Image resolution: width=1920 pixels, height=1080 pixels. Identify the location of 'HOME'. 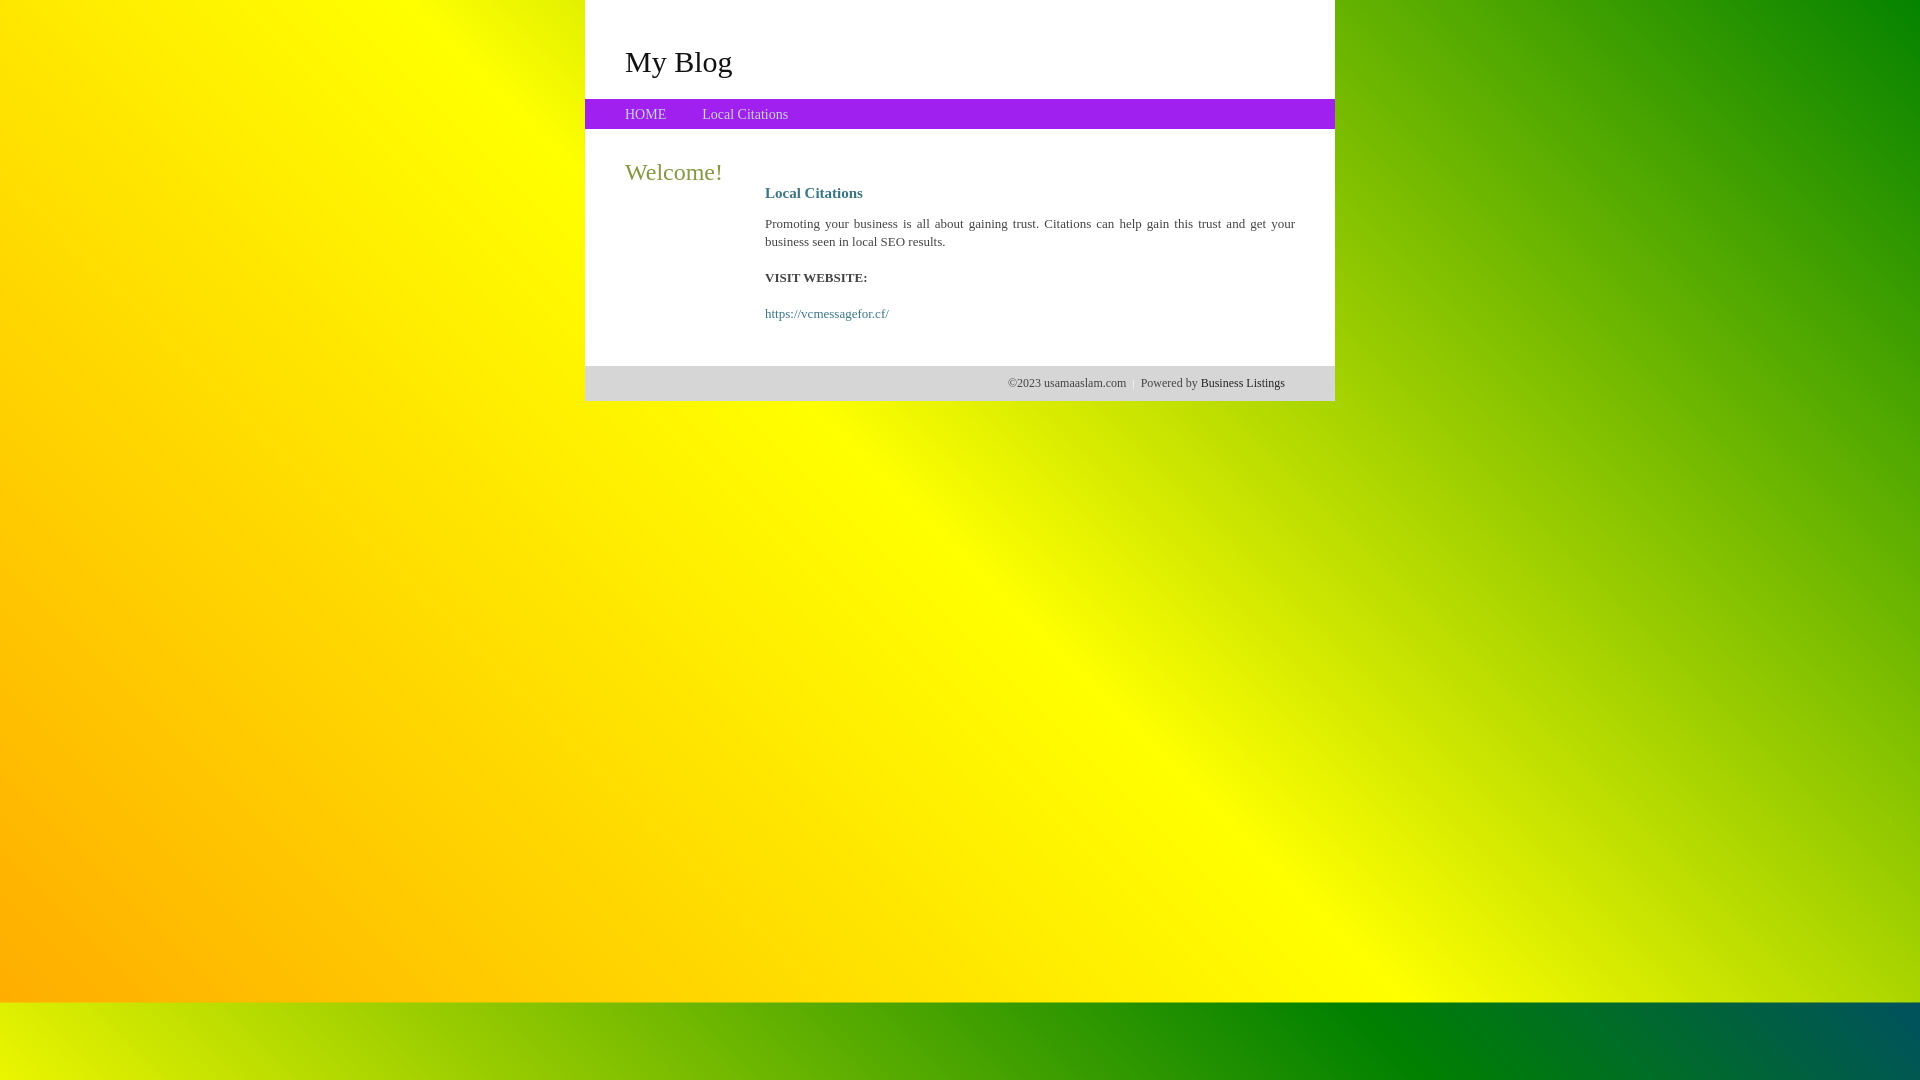
(645, 114).